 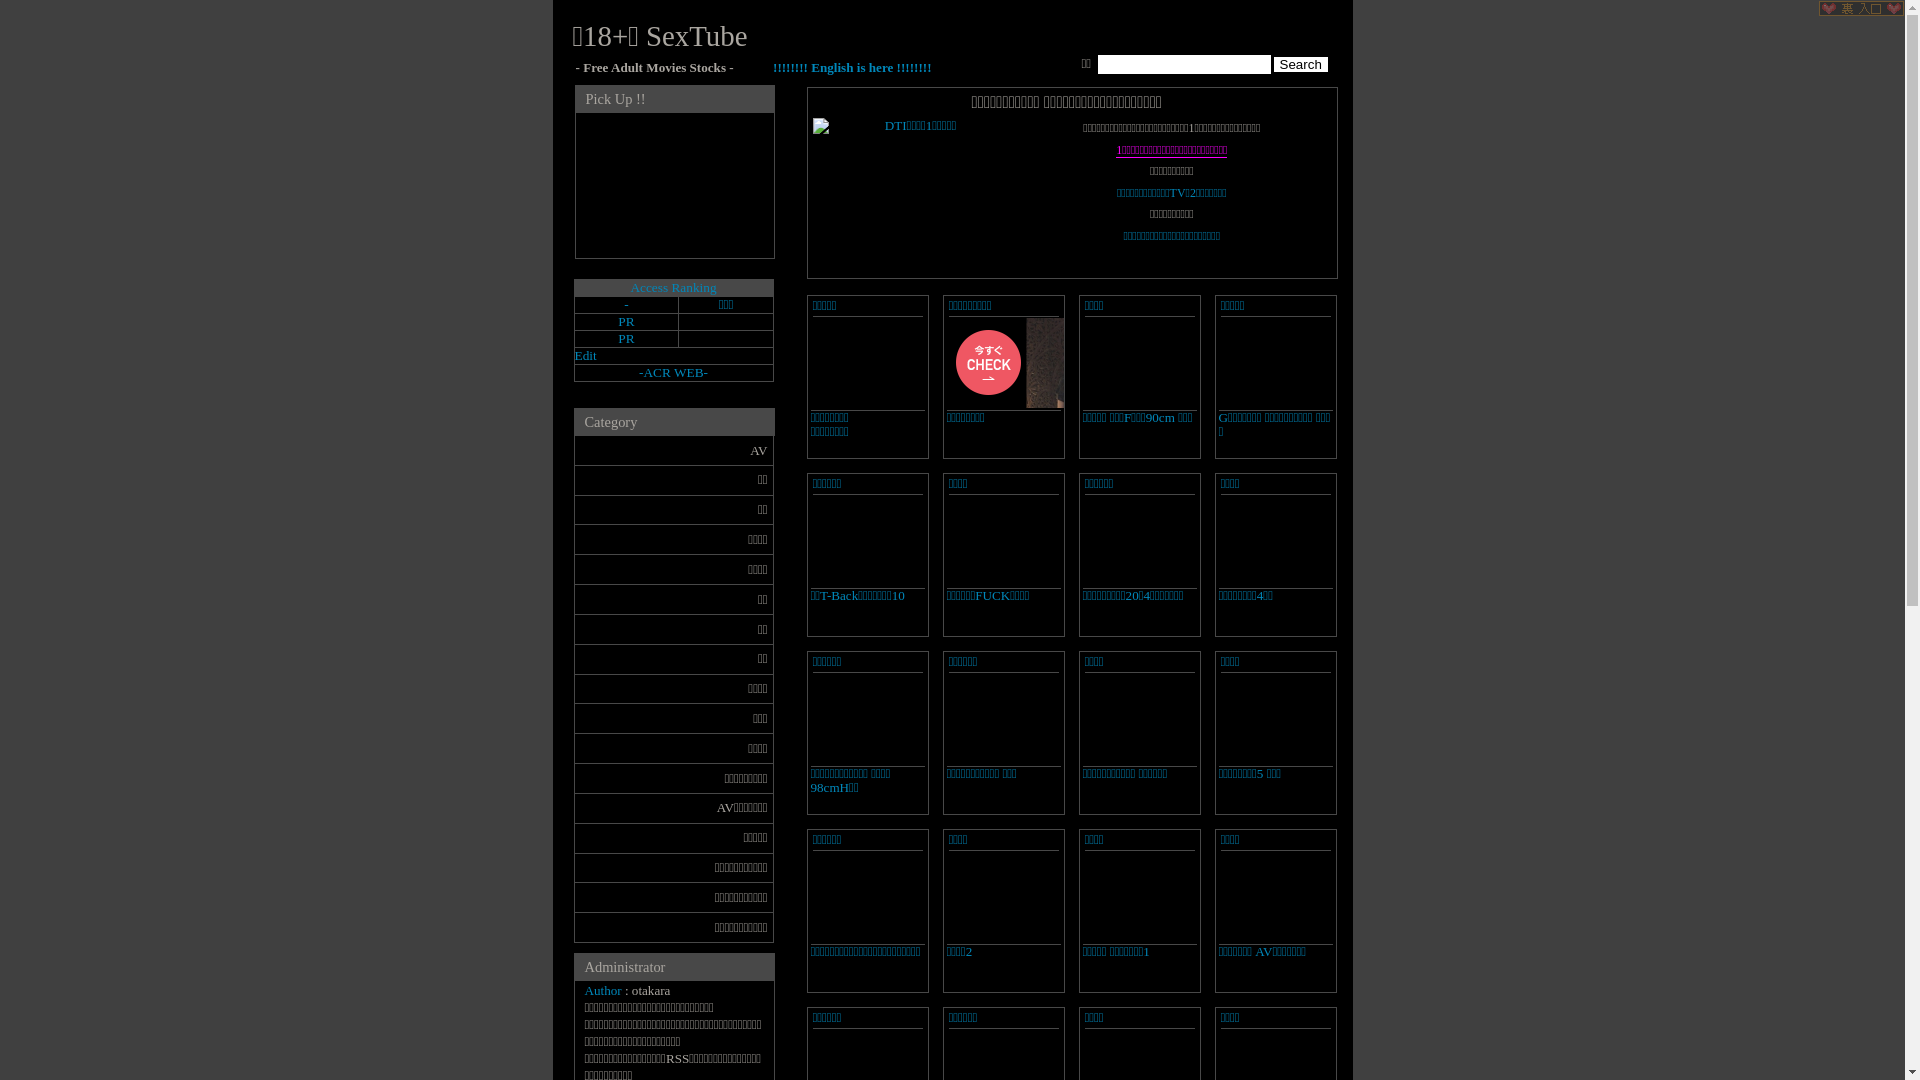 I want to click on ' Search ', so click(x=1300, y=63).